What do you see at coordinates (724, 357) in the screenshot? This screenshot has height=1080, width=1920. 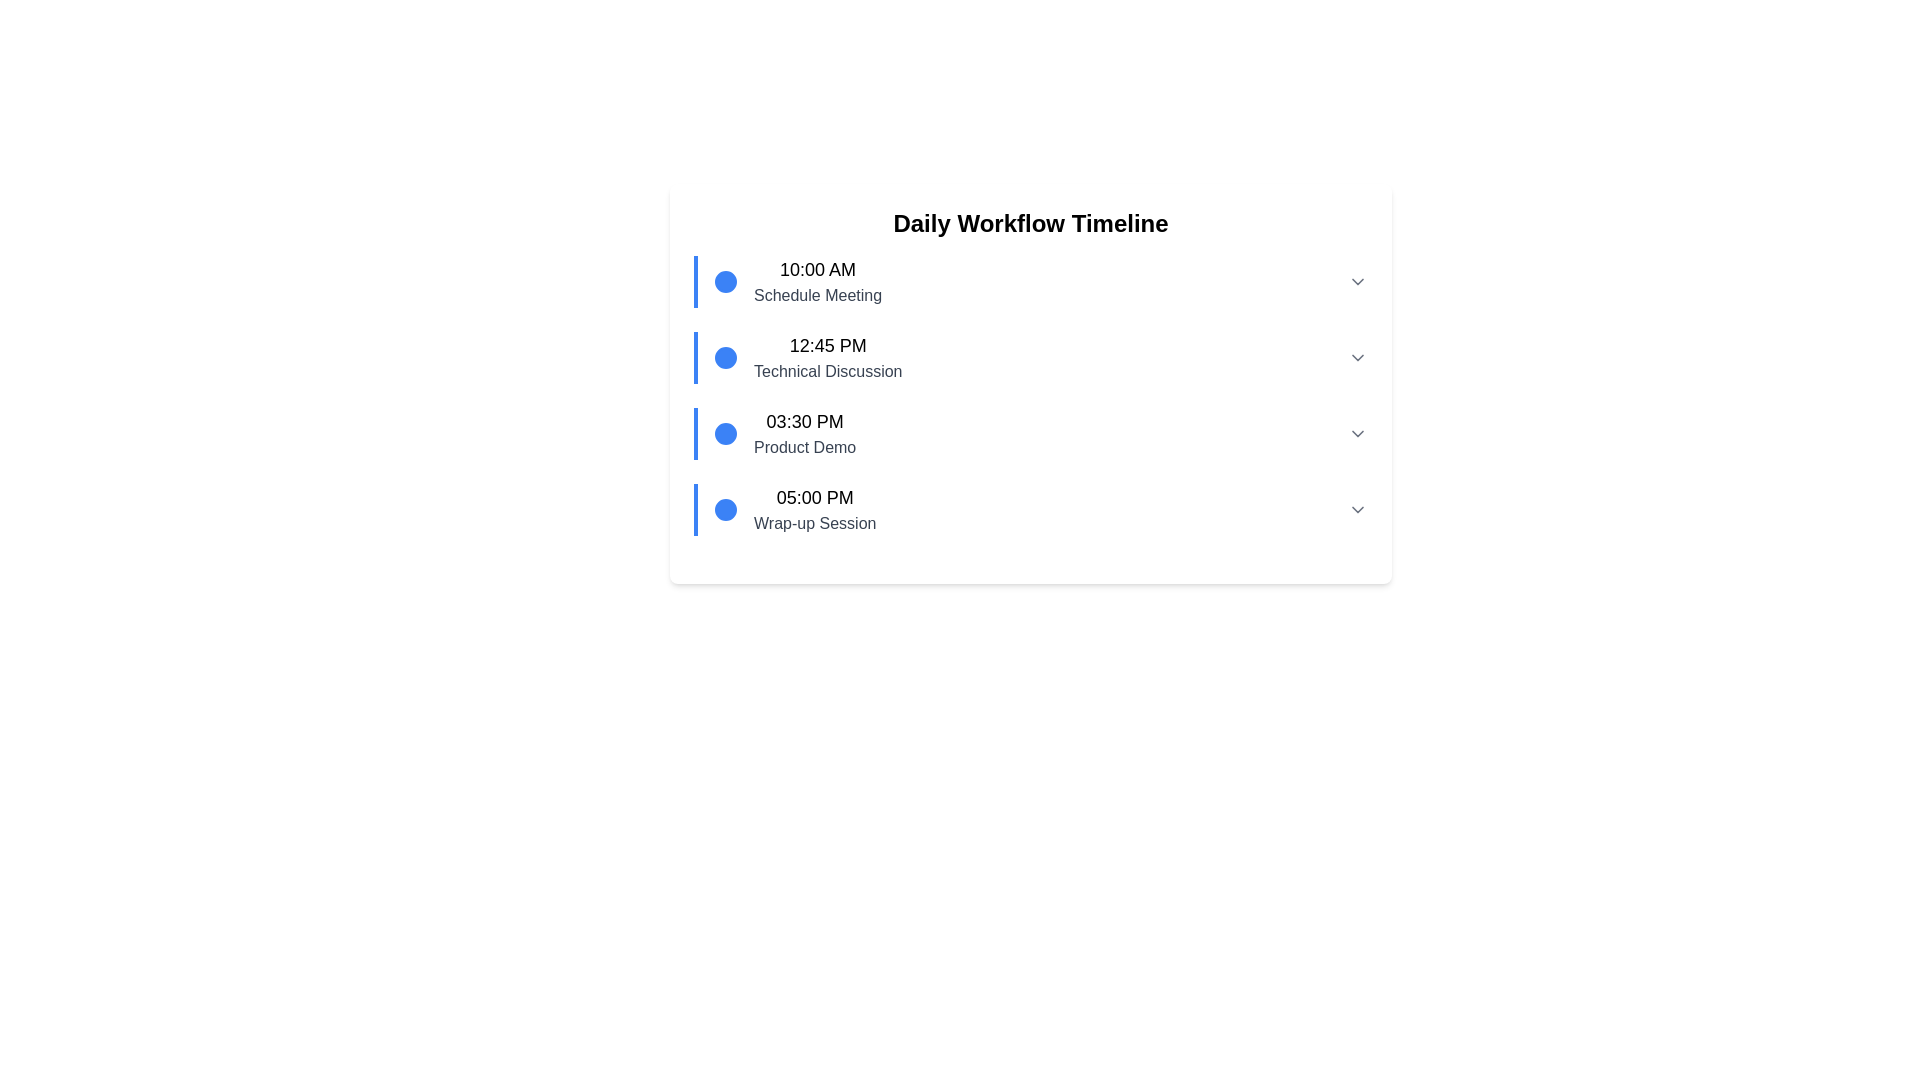 I see `the second circular visual marker filled with blue color in the timeline interface, which corresponds to '12:45 PM' and 'Technical Discussion'` at bounding box center [724, 357].